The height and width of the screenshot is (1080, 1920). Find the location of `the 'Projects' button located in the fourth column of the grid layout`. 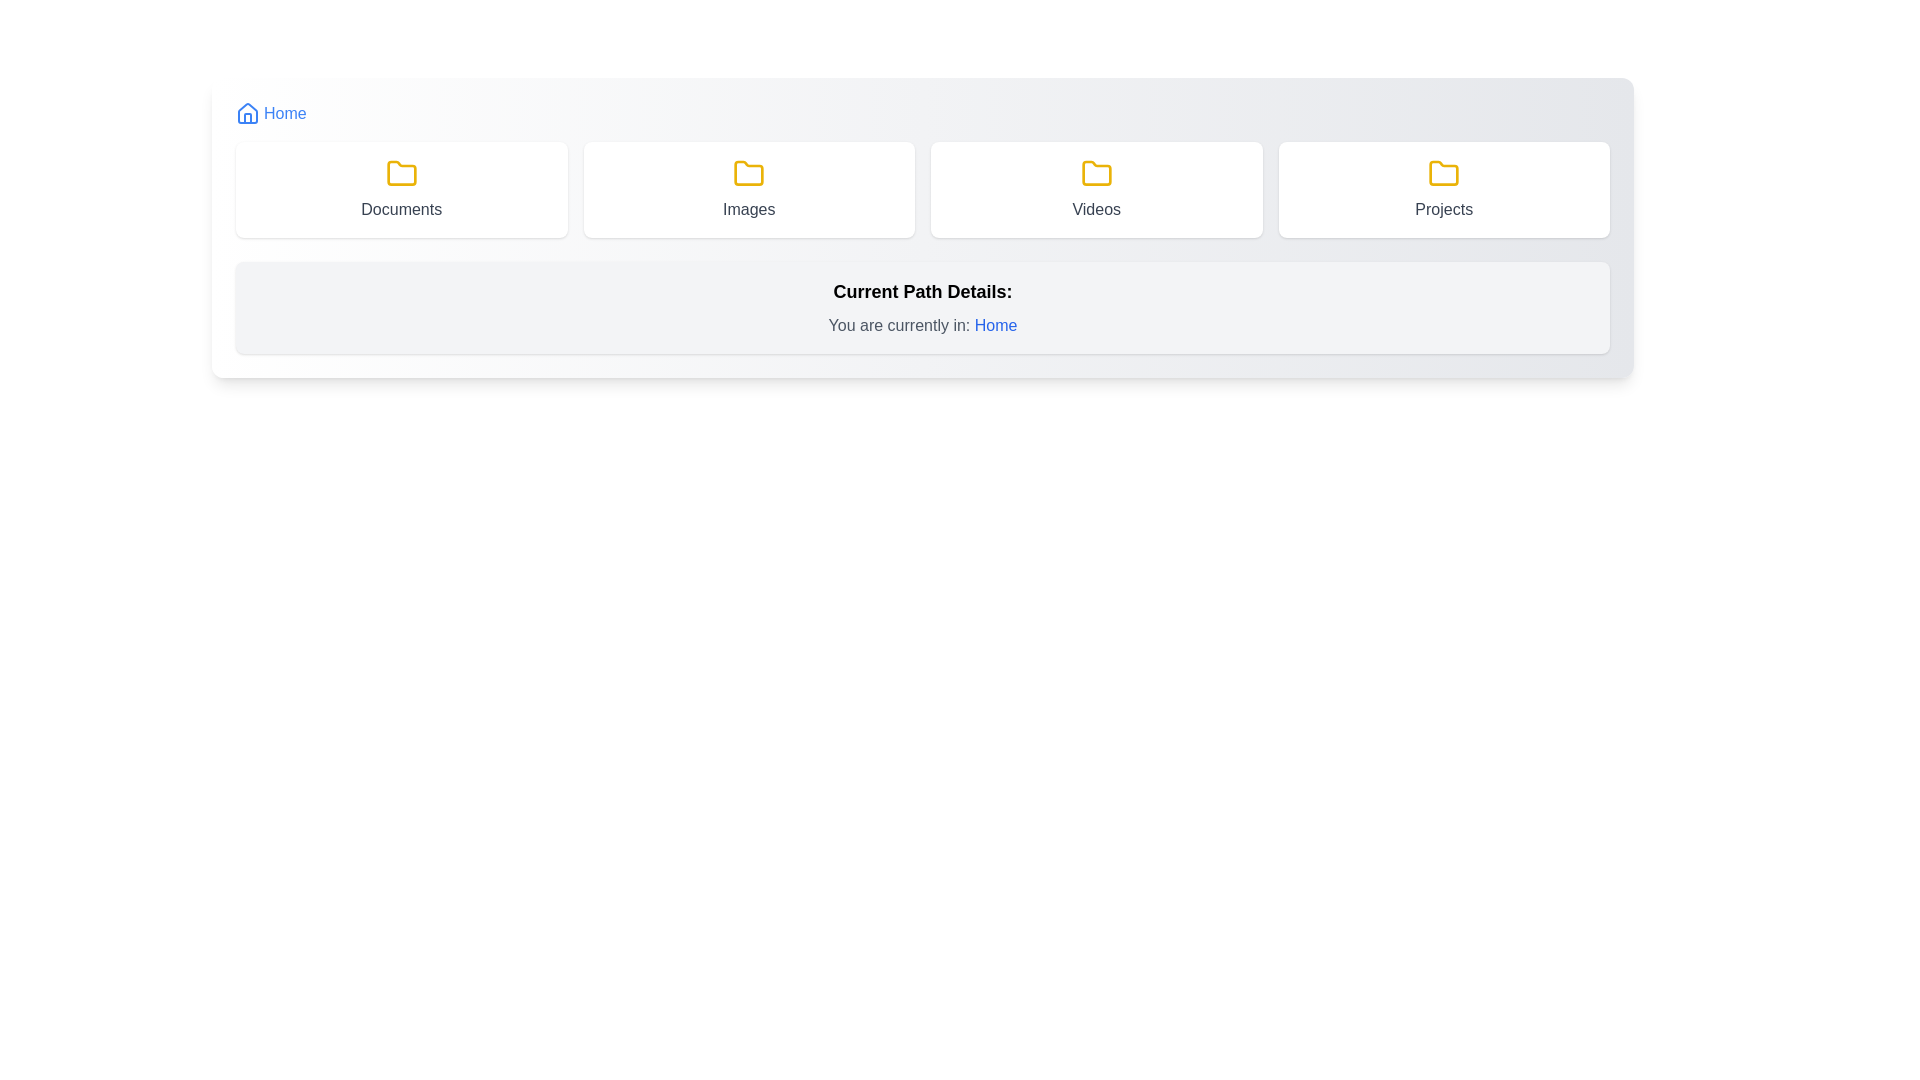

the 'Projects' button located in the fourth column of the grid layout is located at coordinates (1444, 189).